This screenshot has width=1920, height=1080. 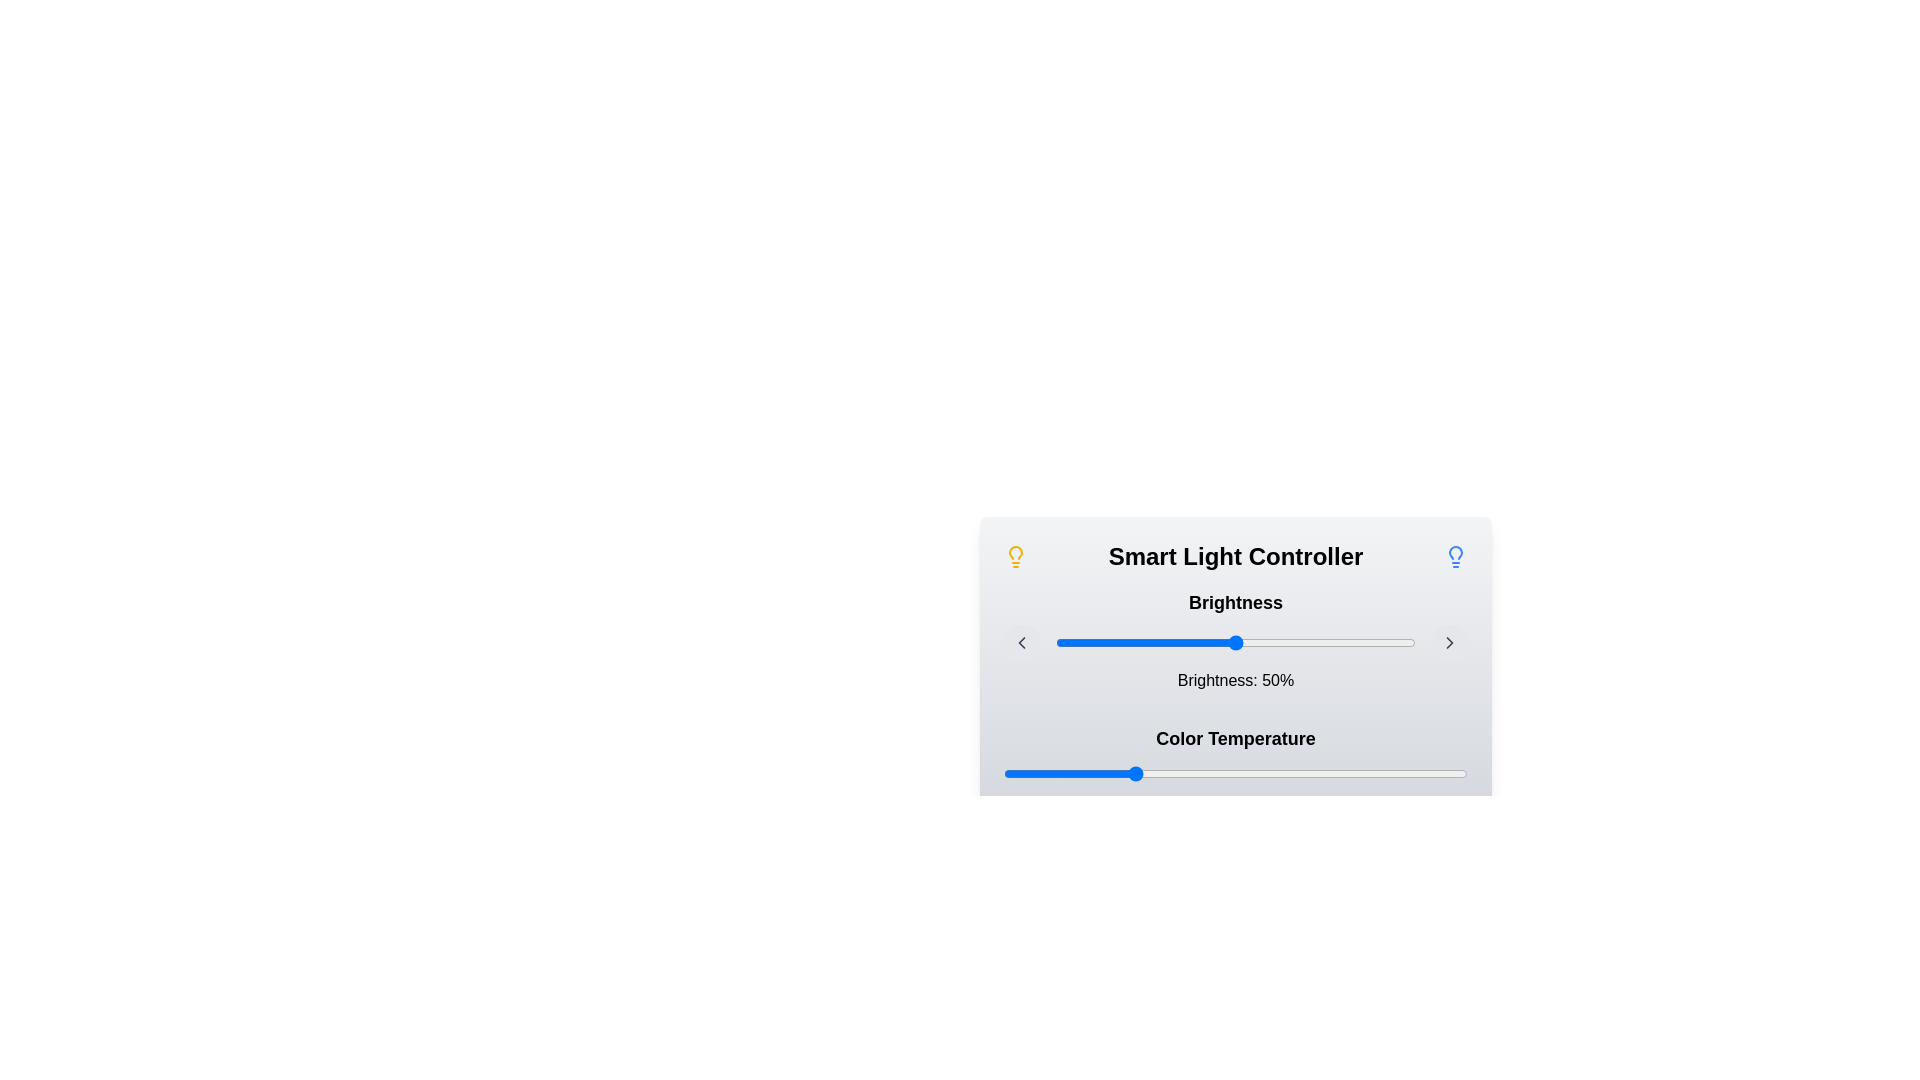 What do you see at coordinates (1235, 739) in the screenshot?
I see `the text label that describes the color temperature adjustment section, located at the top of the grouped section in the lower half of the interface` at bounding box center [1235, 739].